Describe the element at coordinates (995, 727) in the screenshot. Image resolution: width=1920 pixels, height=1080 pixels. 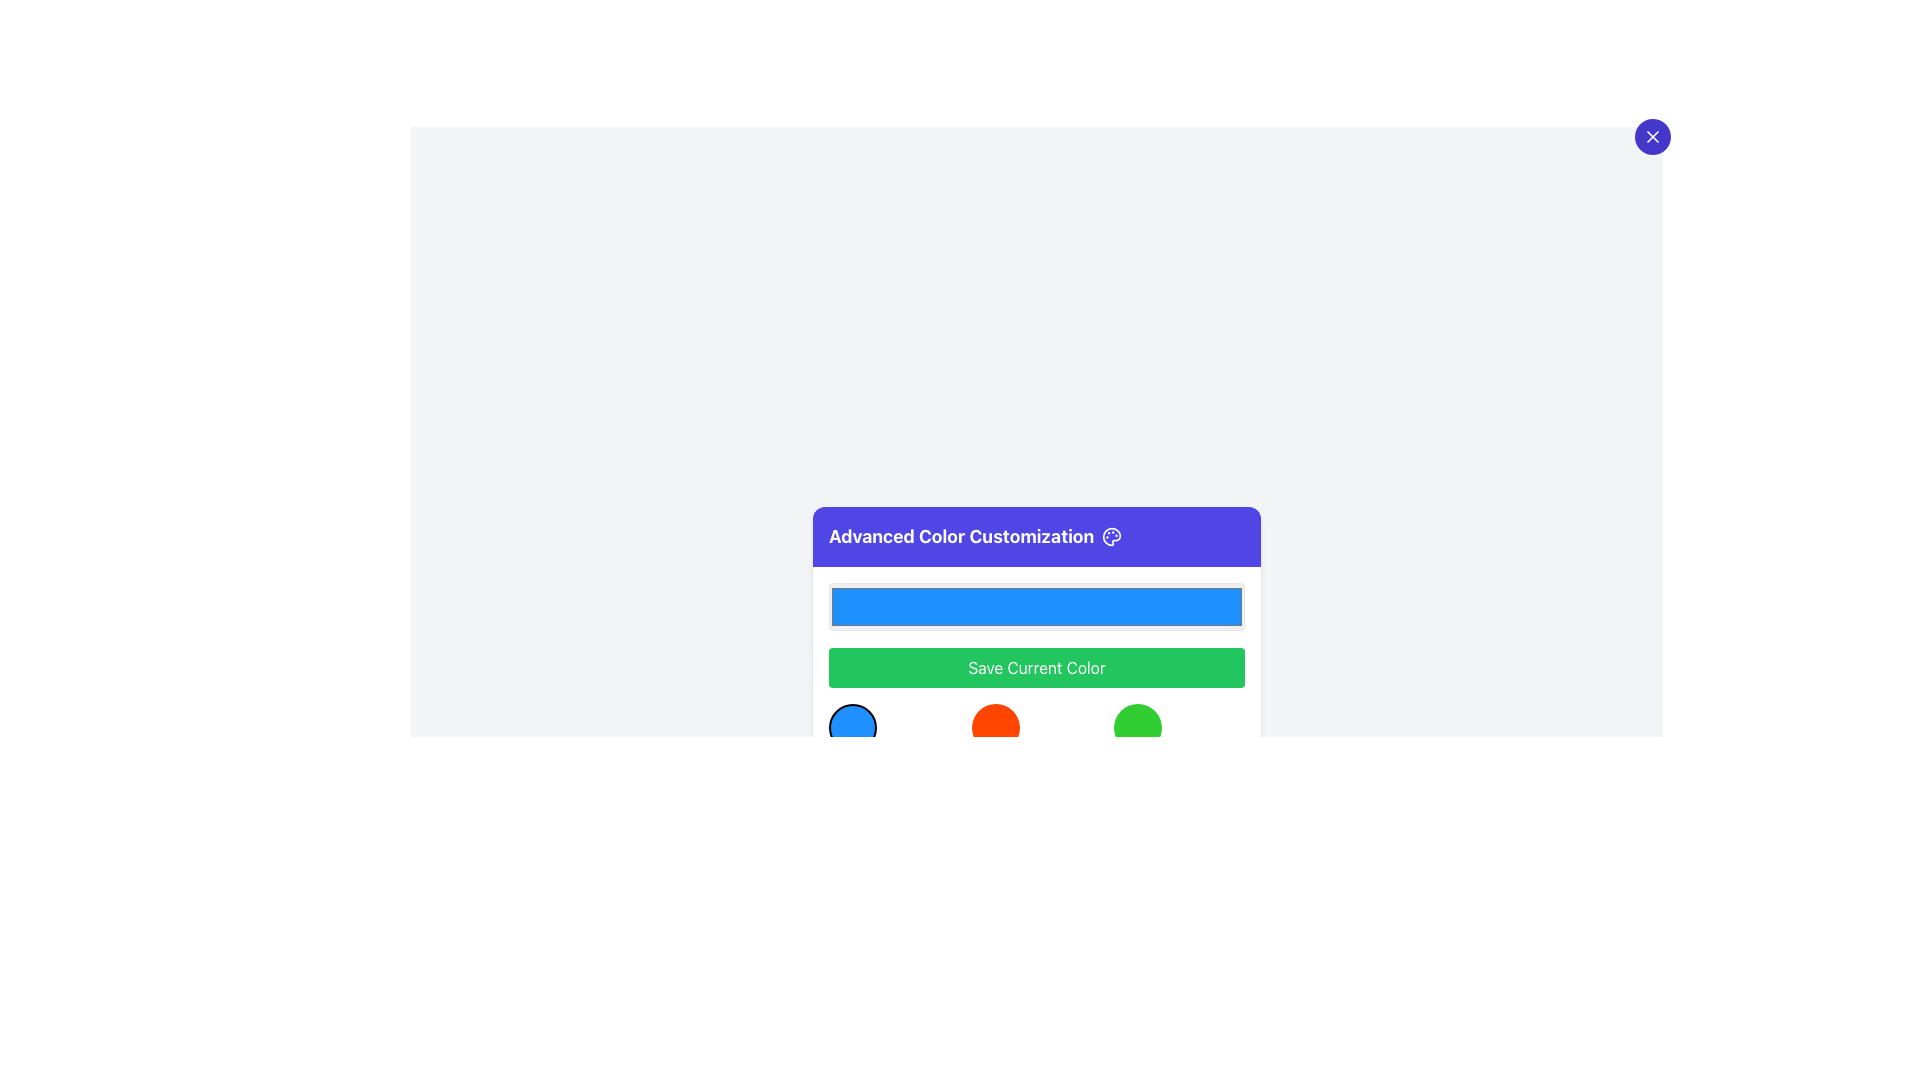
I see `the second button in the 2x3 grid layout, located in the top-middle cell, which serves as a color choice visual indicator` at that location.